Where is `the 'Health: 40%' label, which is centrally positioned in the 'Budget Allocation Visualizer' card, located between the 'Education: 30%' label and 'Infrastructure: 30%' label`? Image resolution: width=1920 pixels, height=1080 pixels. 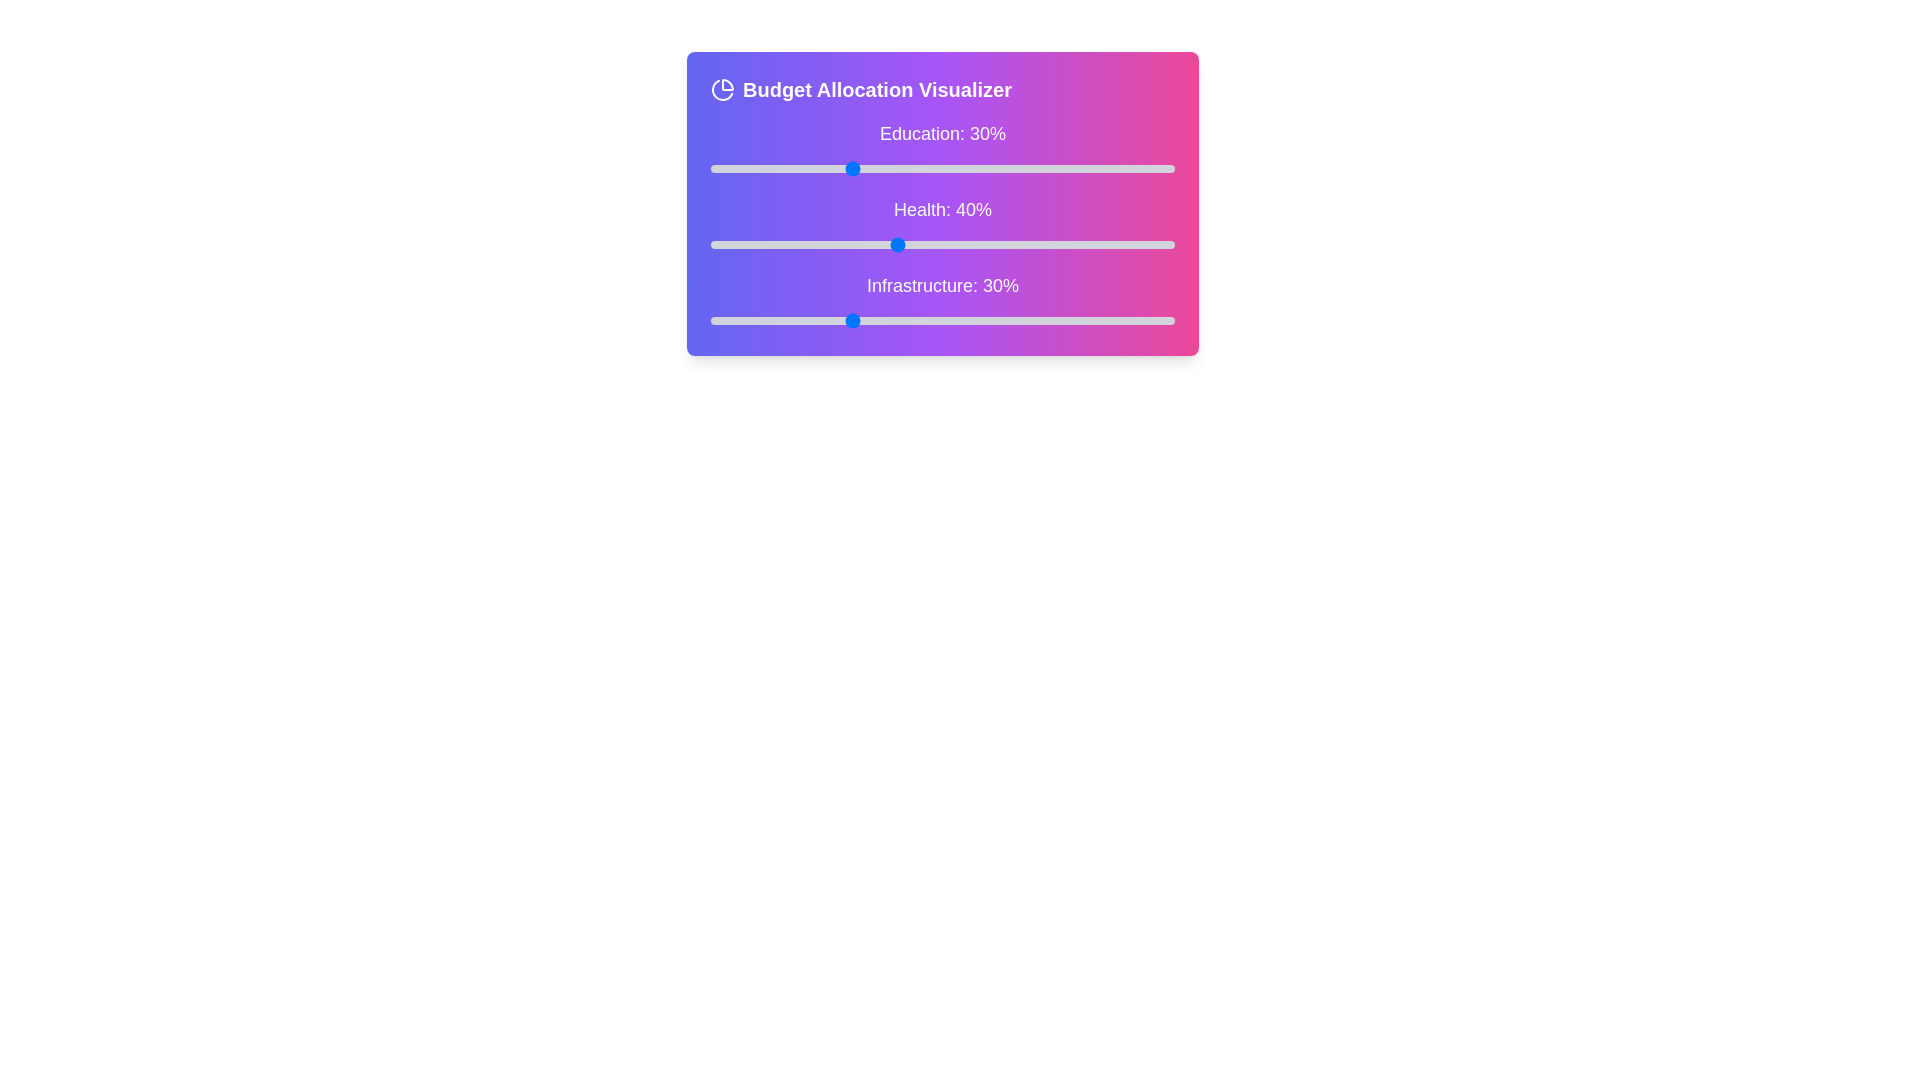
the 'Health: 40%' label, which is centrally positioned in the 'Budget Allocation Visualizer' card, located between the 'Education: 30%' label and 'Infrastructure: 30%' label is located at coordinates (941, 209).